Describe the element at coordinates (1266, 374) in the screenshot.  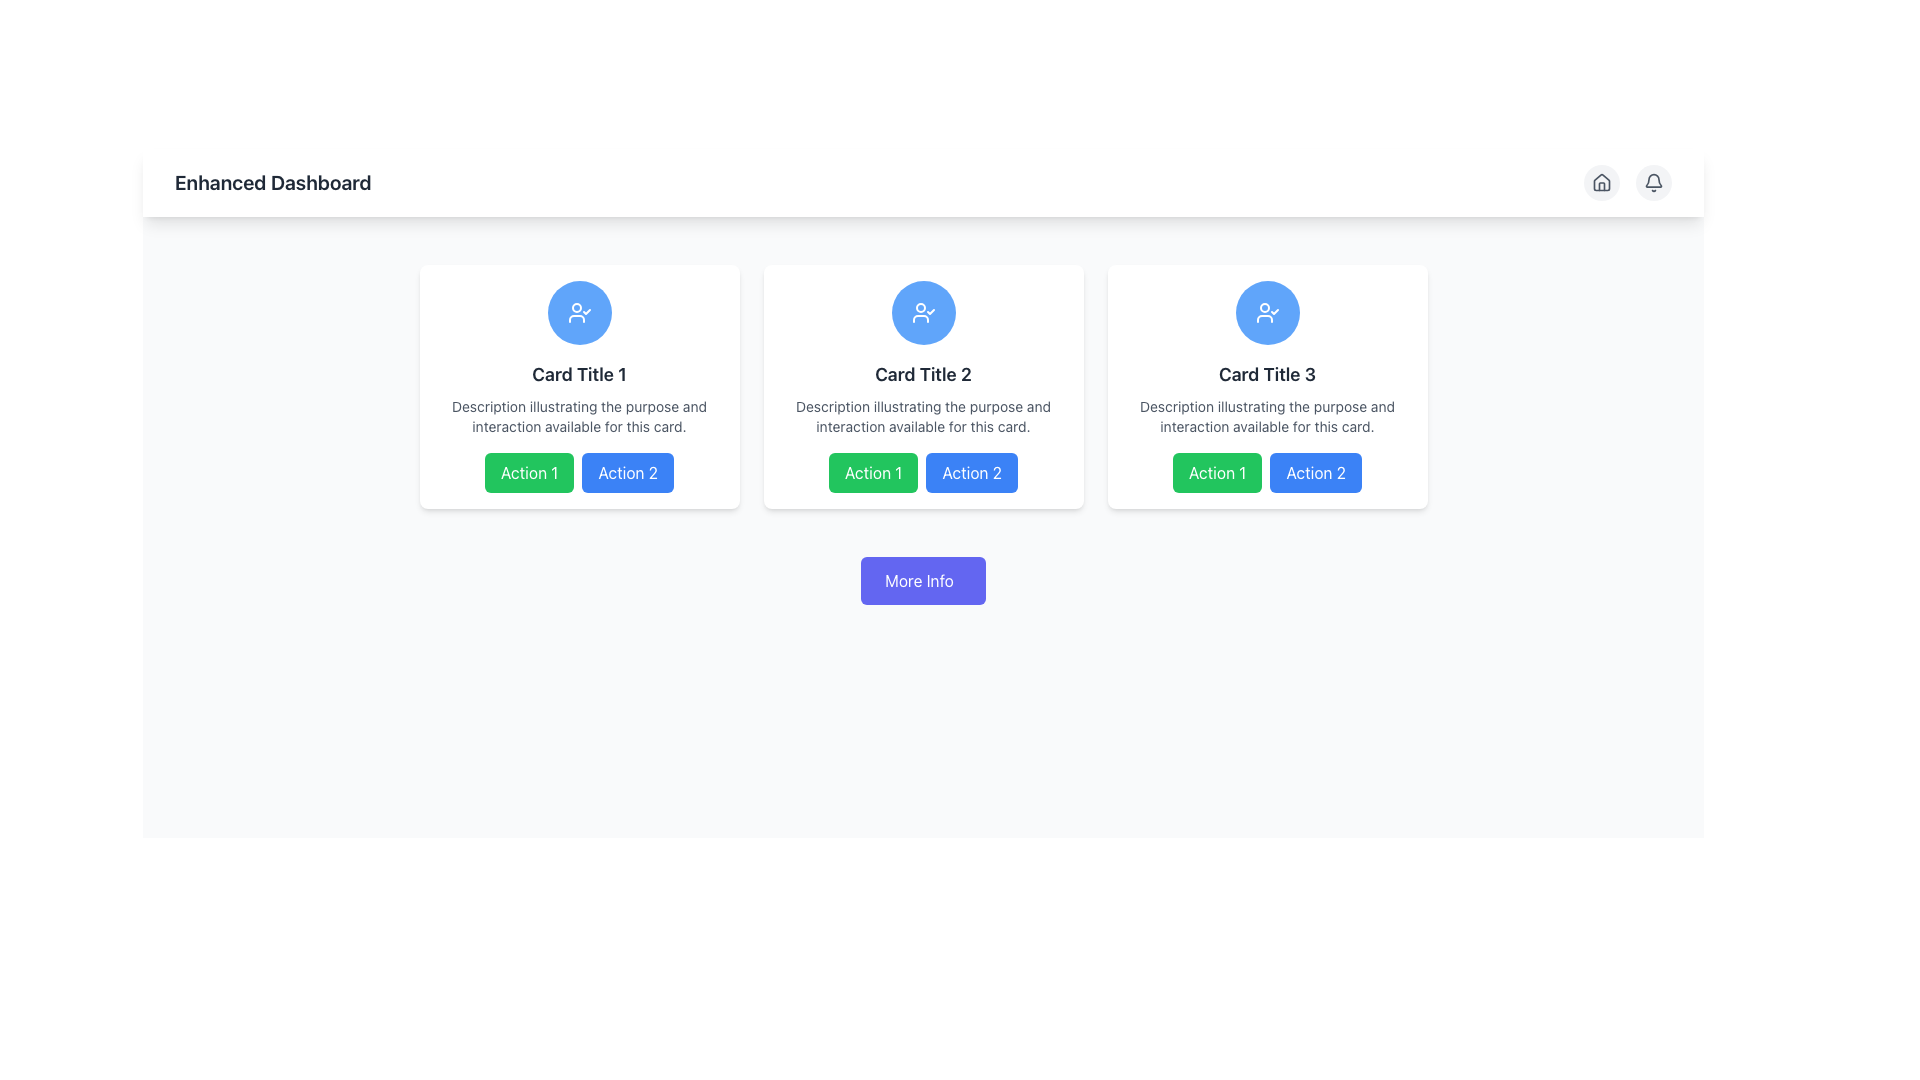
I see `title text of the third Text Label element located in the 'Card Title 3' card component, positioned below the circular icon` at that location.